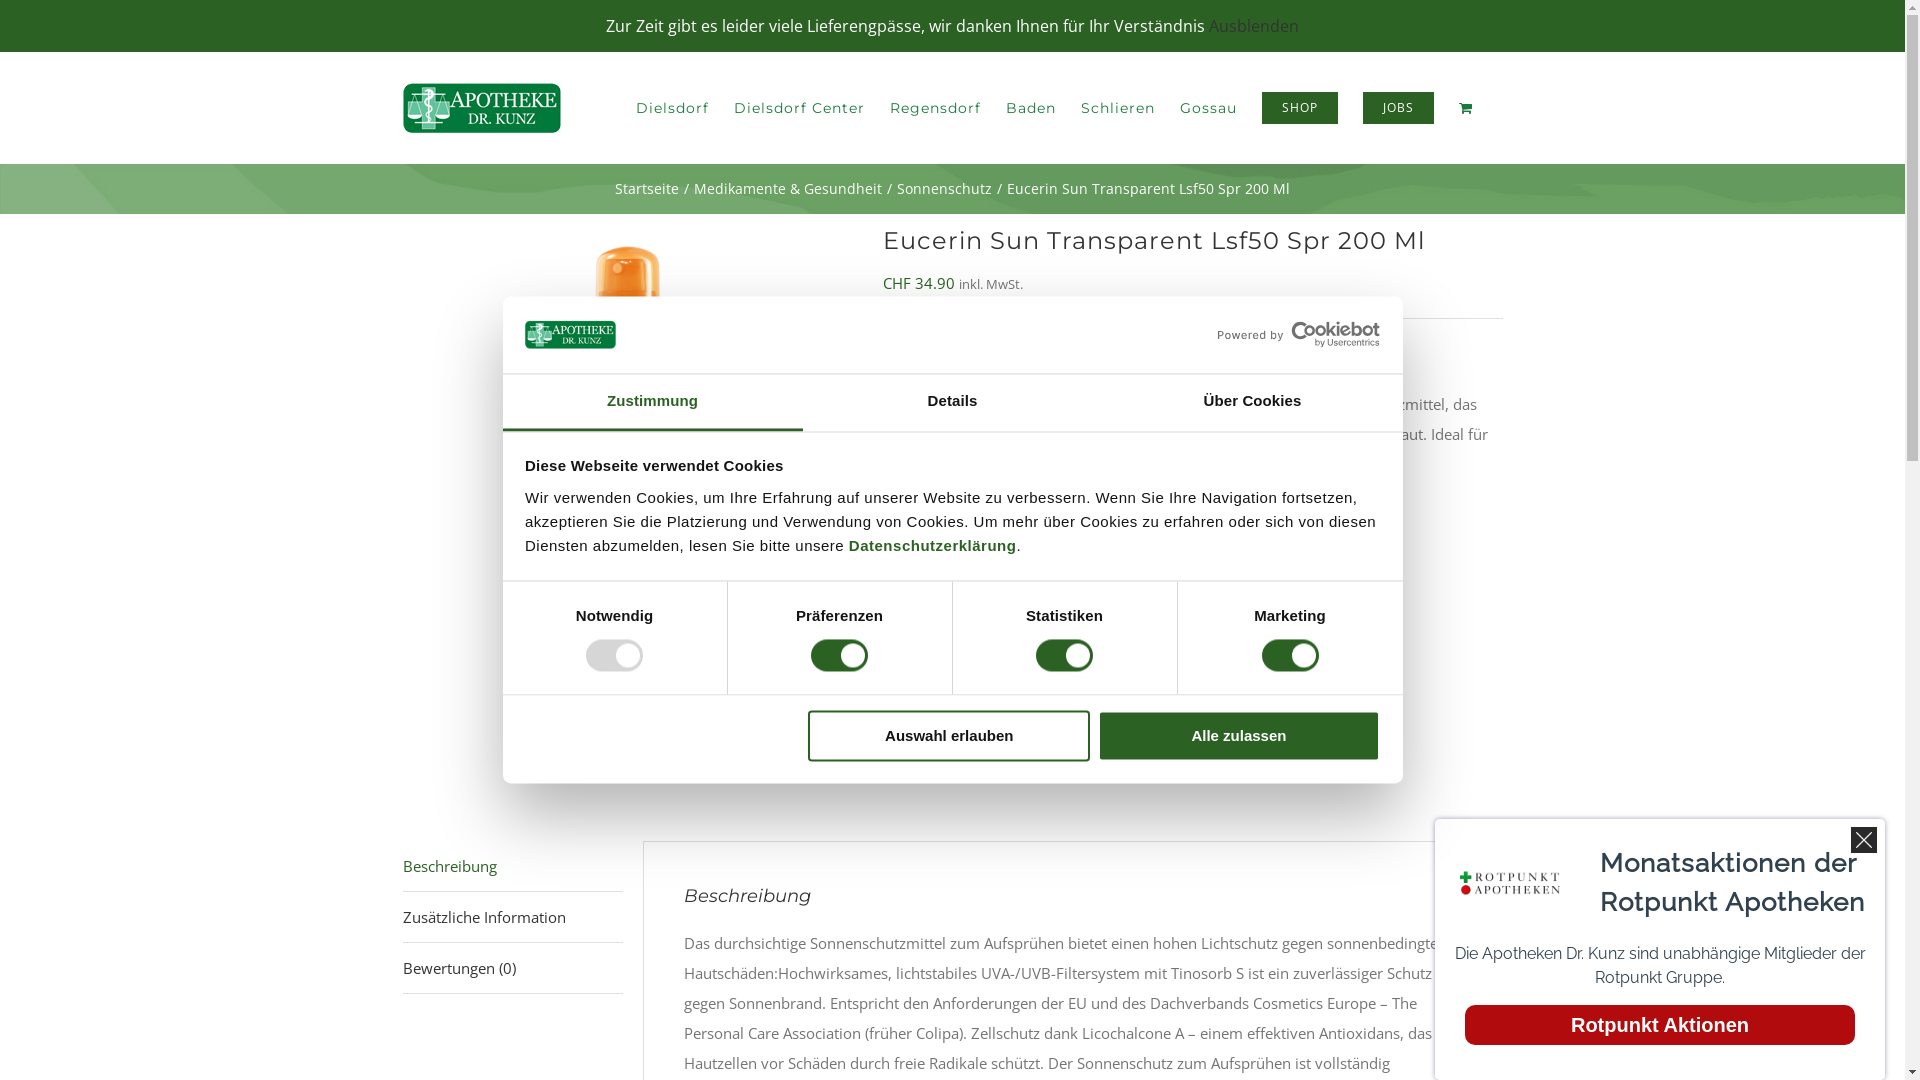  What do you see at coordinates (694, 188) in the screenshot?
I see `'Medikamente & Gesundheit'` at bounding box center [694, 188].